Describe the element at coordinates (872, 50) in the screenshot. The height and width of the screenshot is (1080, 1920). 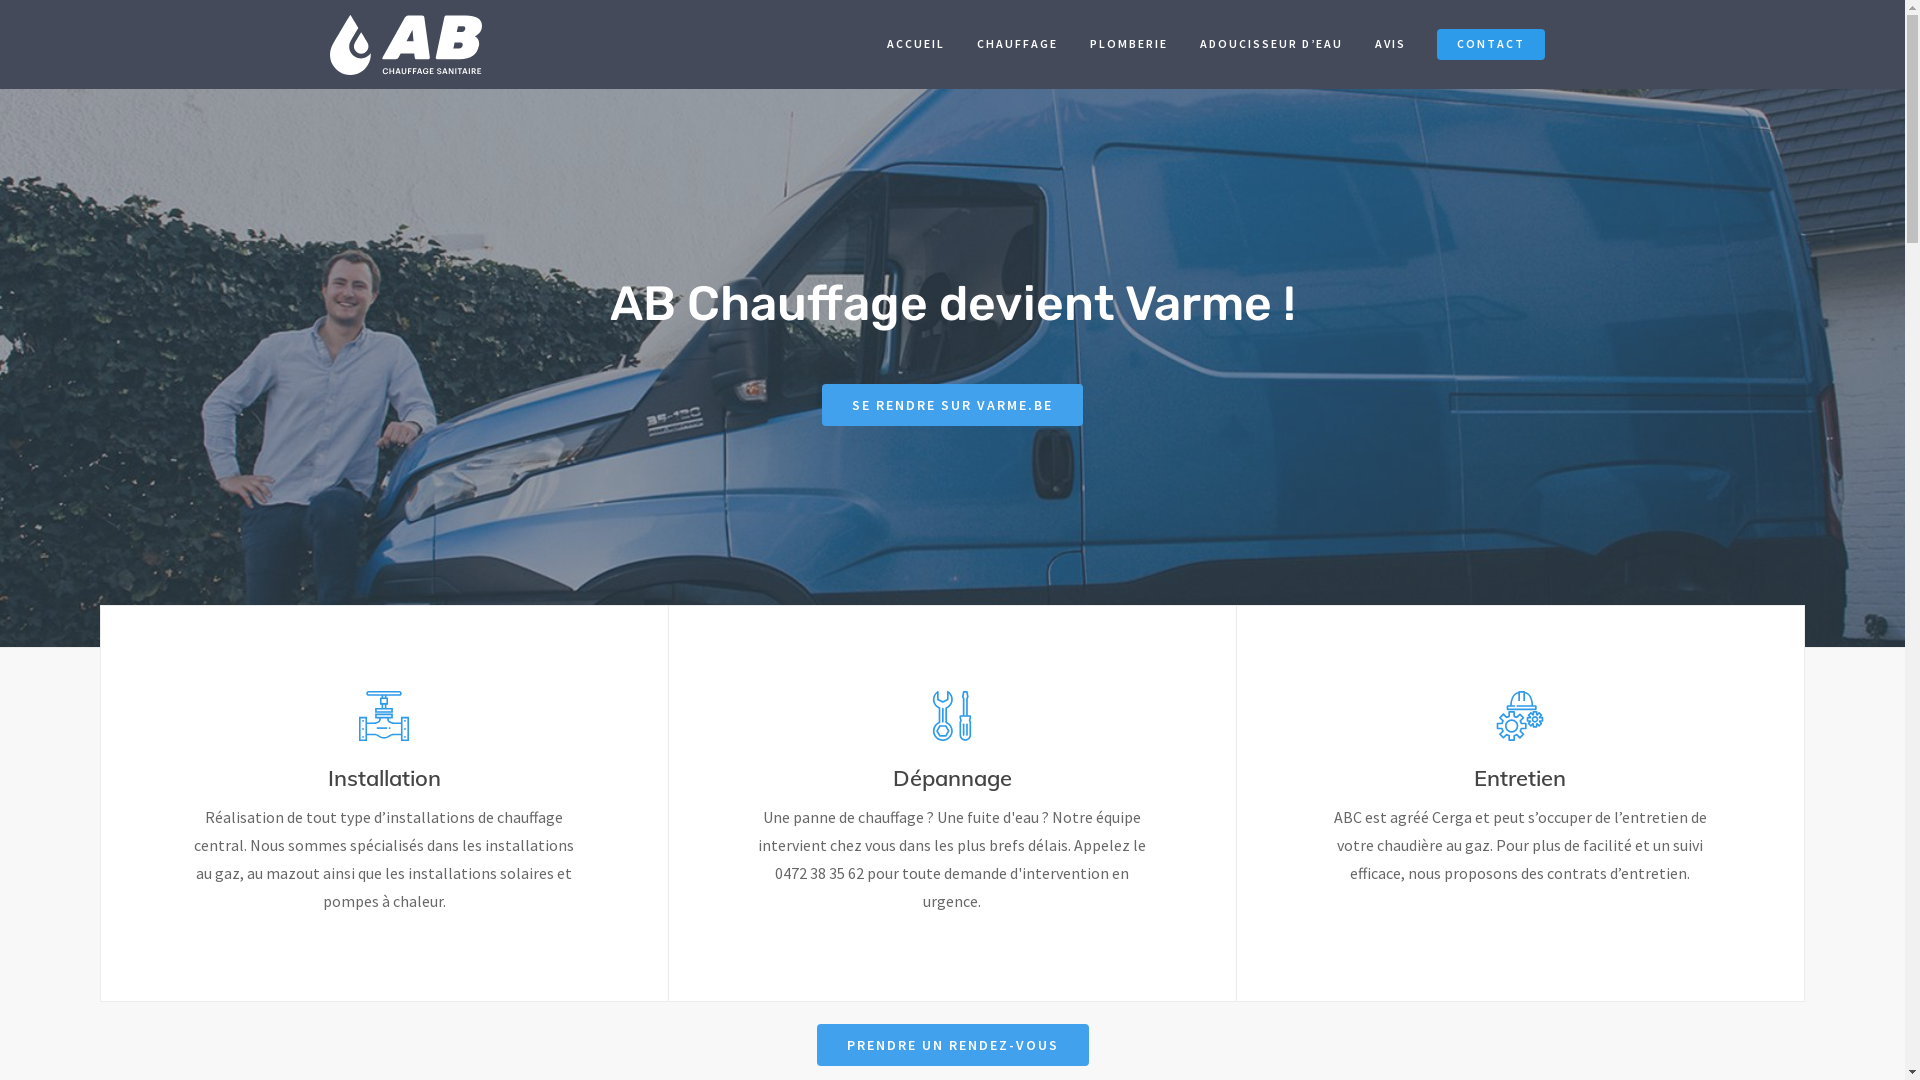
I see `'ACCUEIL'` at that location.